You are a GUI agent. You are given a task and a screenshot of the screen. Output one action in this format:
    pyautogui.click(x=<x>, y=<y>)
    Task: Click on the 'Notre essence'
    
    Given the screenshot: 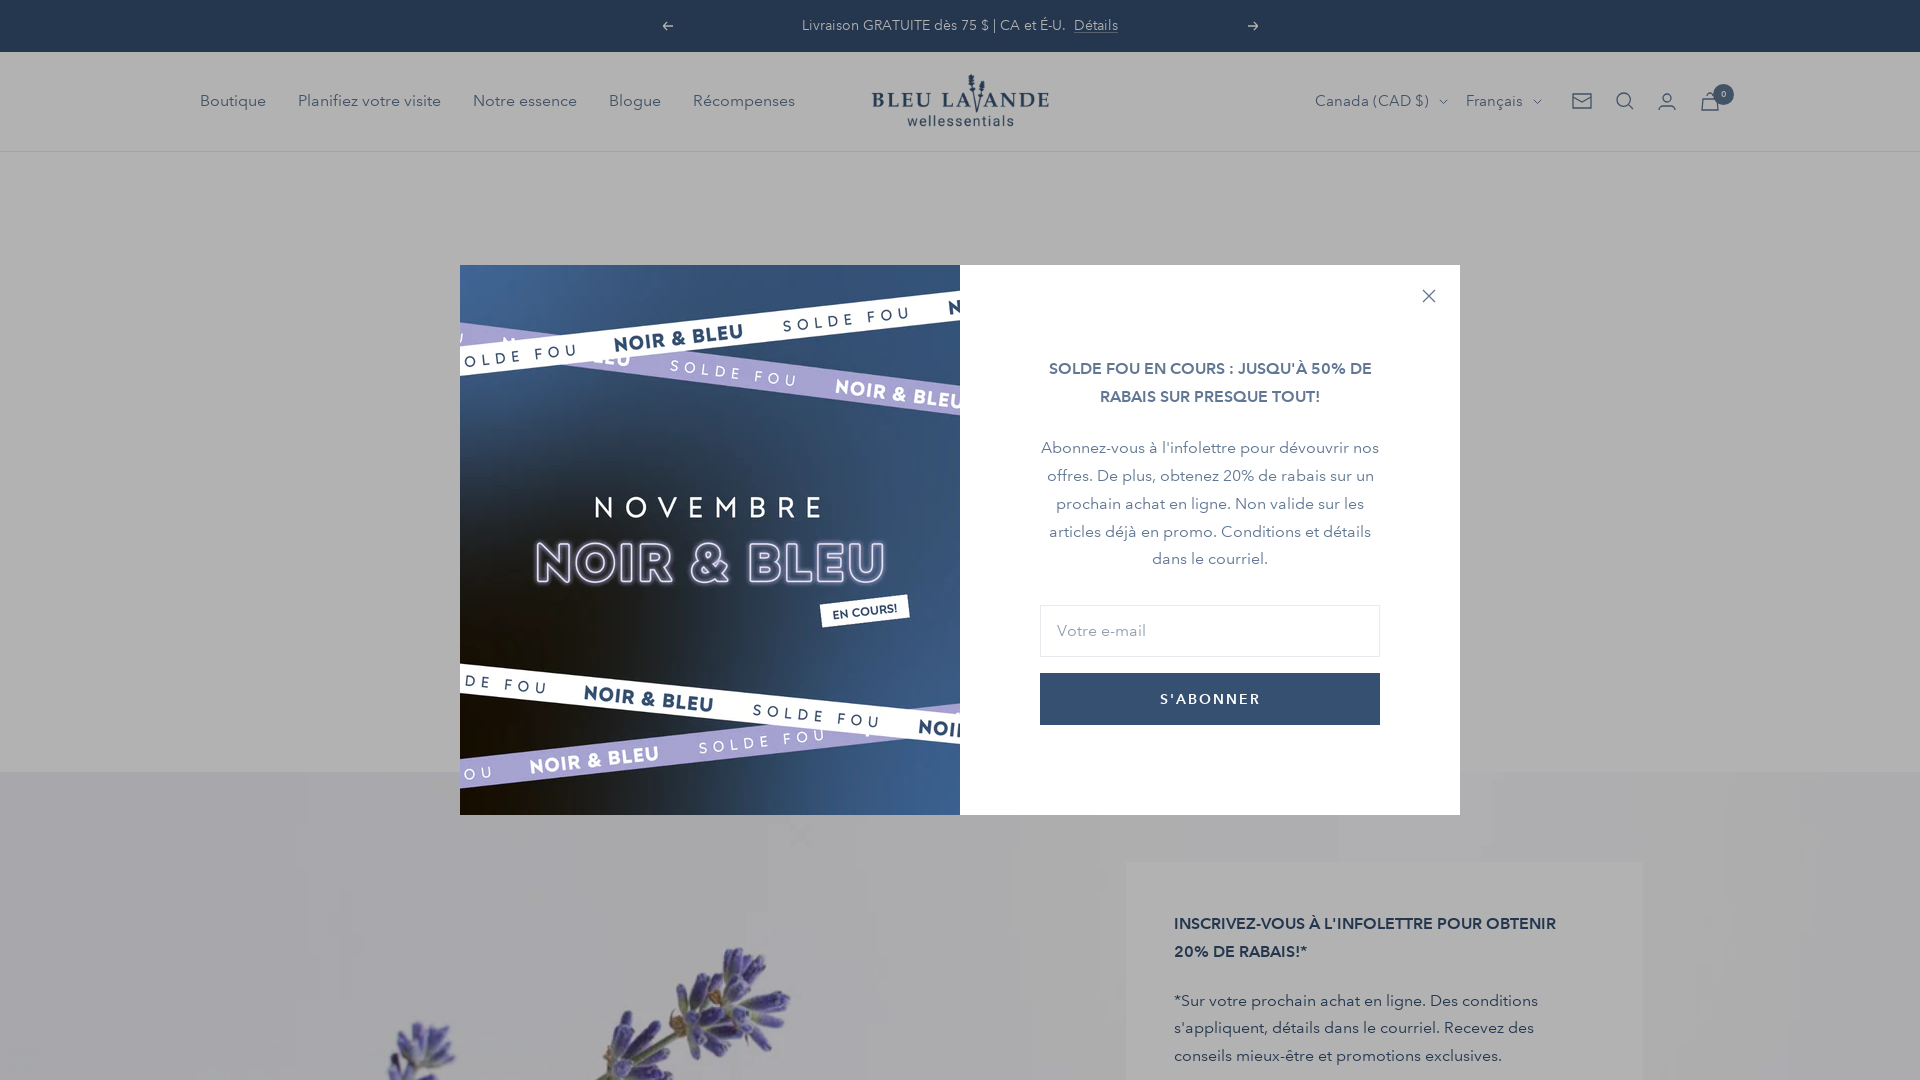 What is the action you would take?
    pyautogui.click(x=524, y=100)
    